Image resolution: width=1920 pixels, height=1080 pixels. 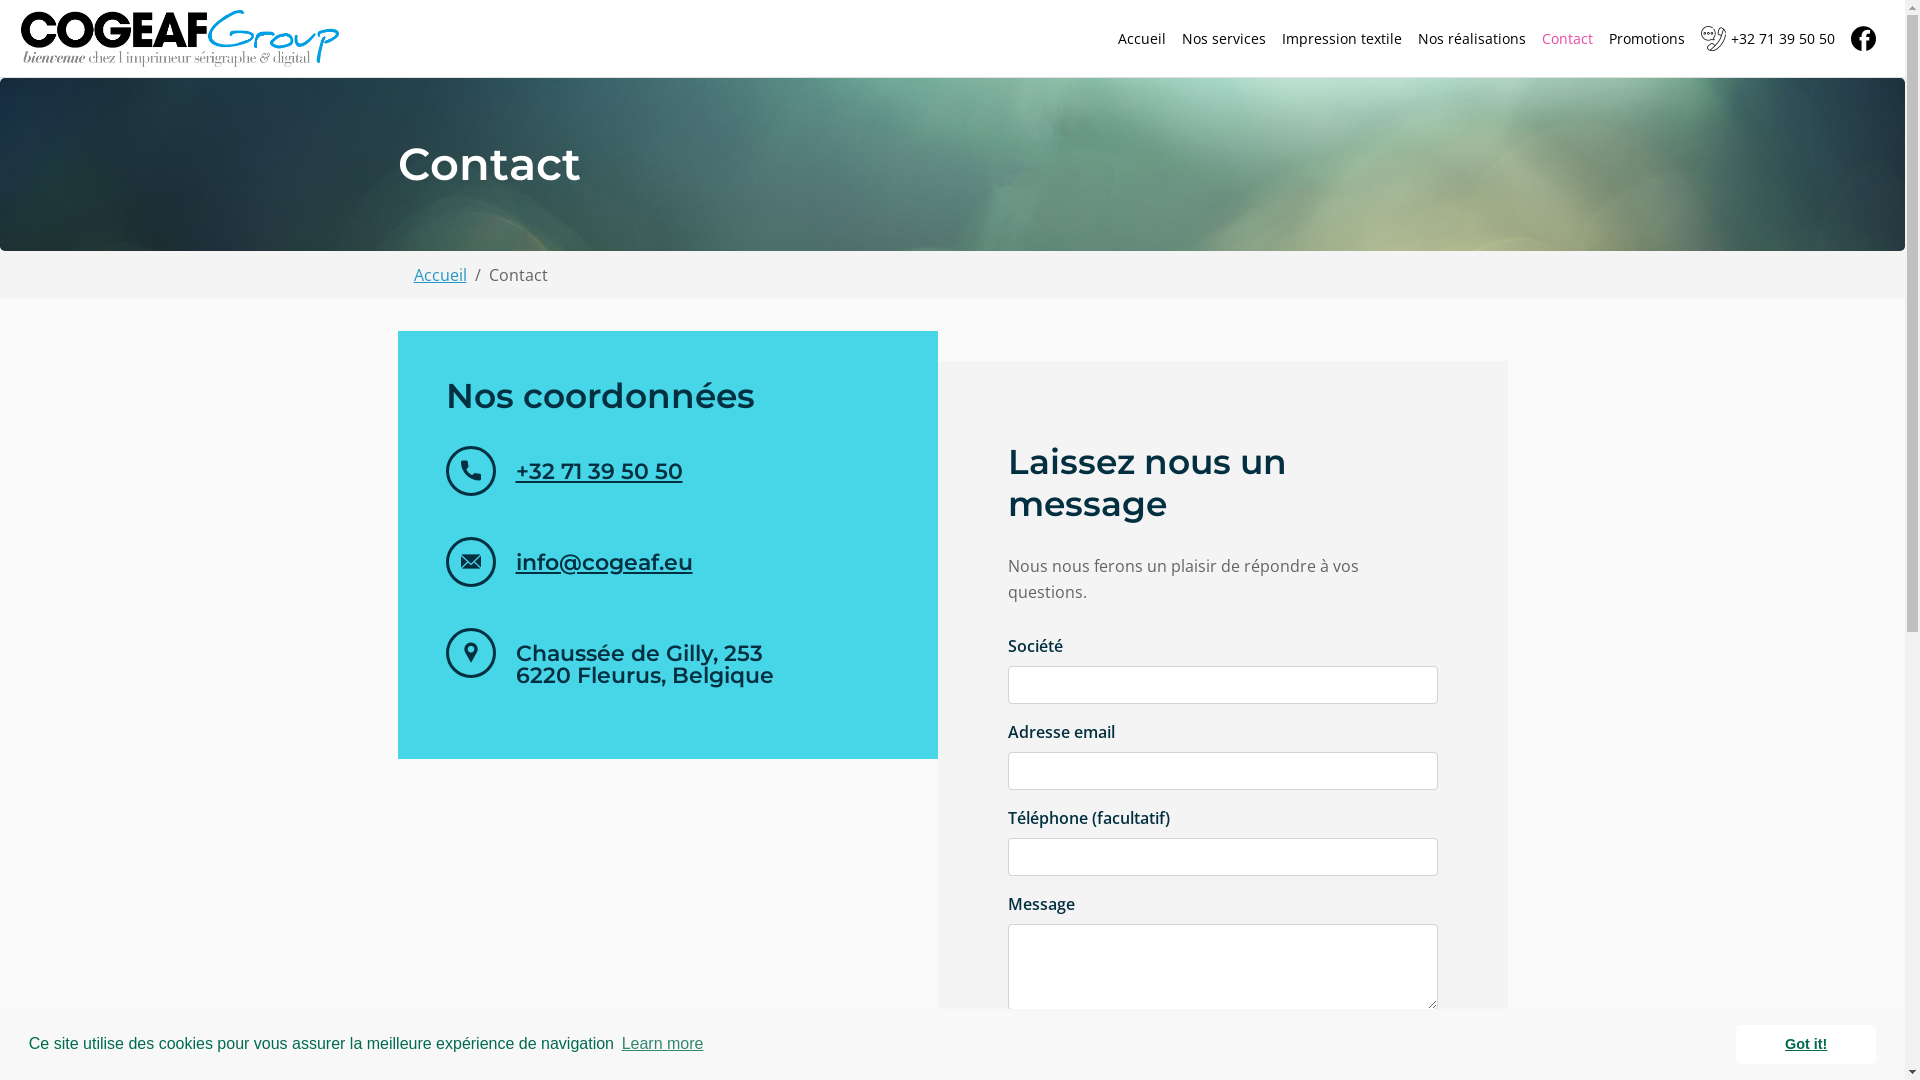 What do you see at coordinates (603, 562) in the screenshot?
I see `'info@cogeaf.eu'` at bounding box center [603, 562].